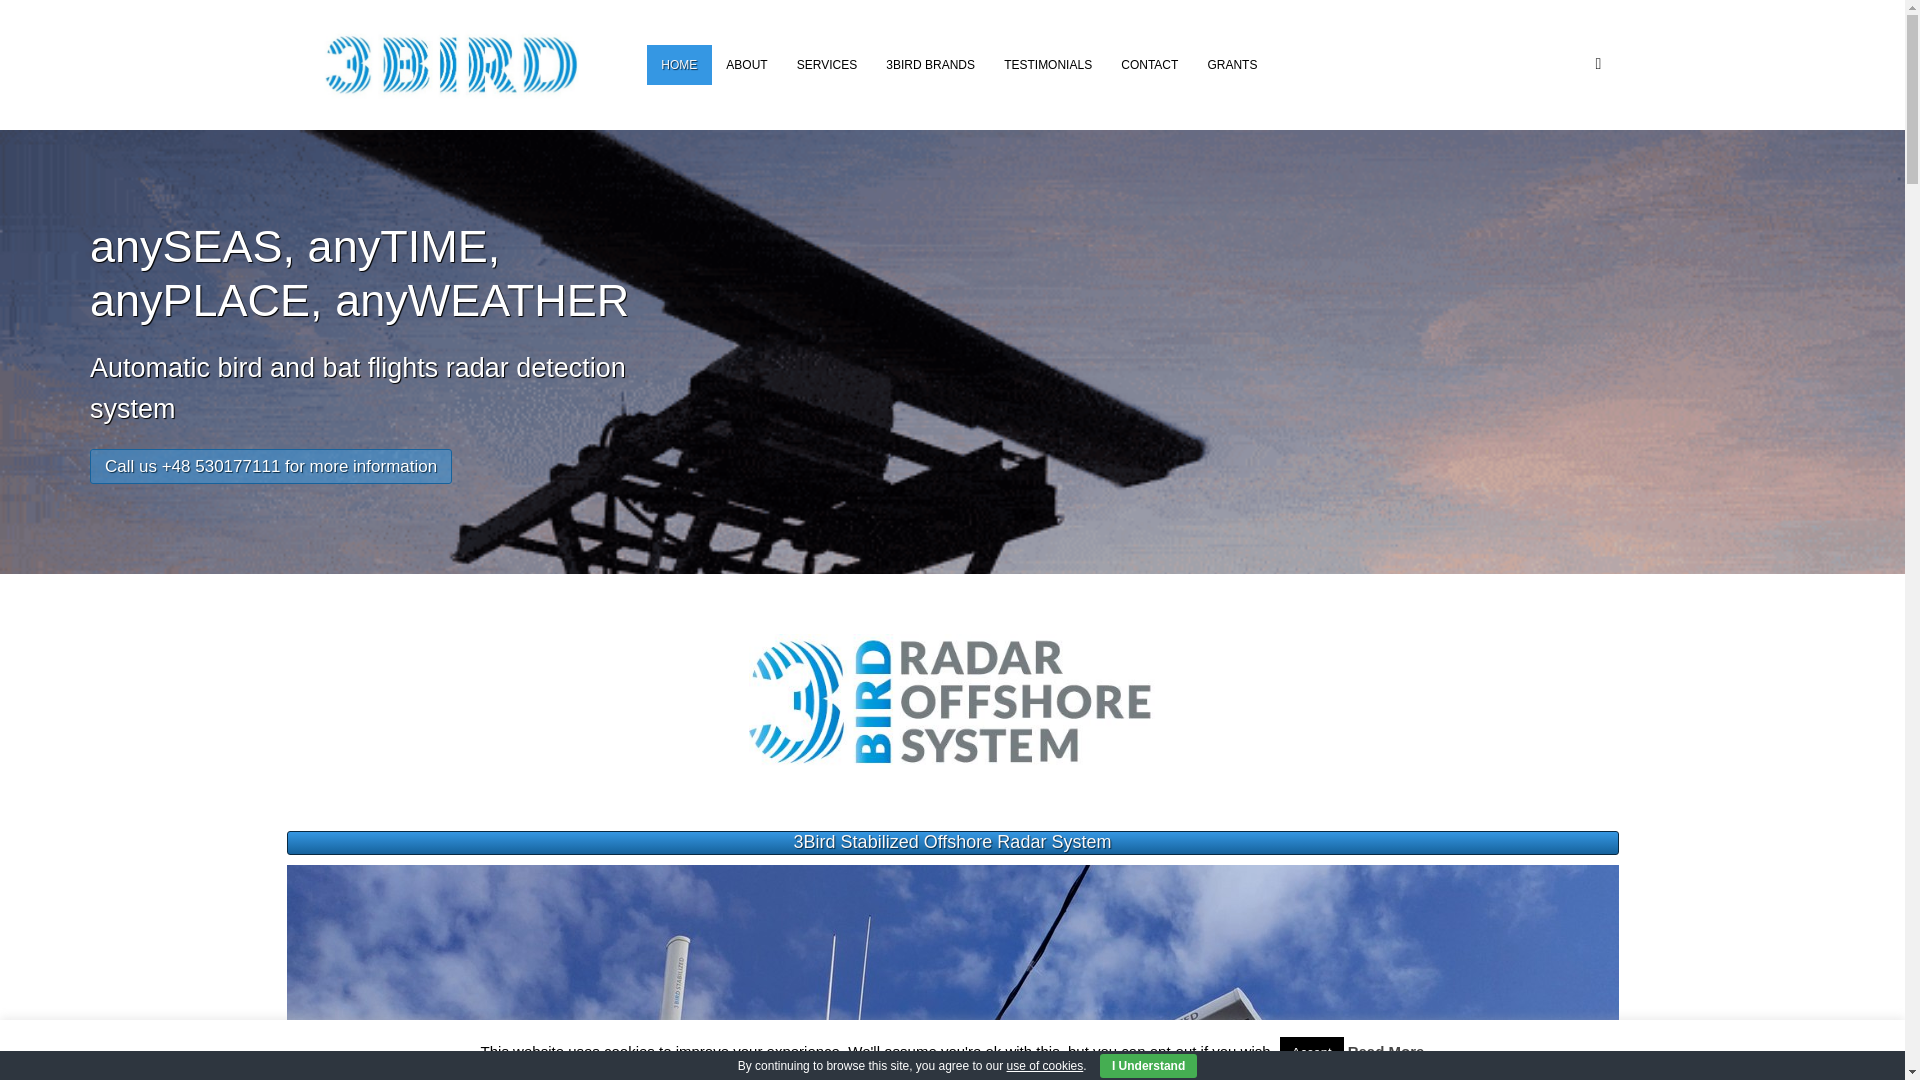 This screenshot has height=1080, width=1920. Describe the element at coordinates (826, 64) in the screenshot. I see `'SERVICES'` at that location.